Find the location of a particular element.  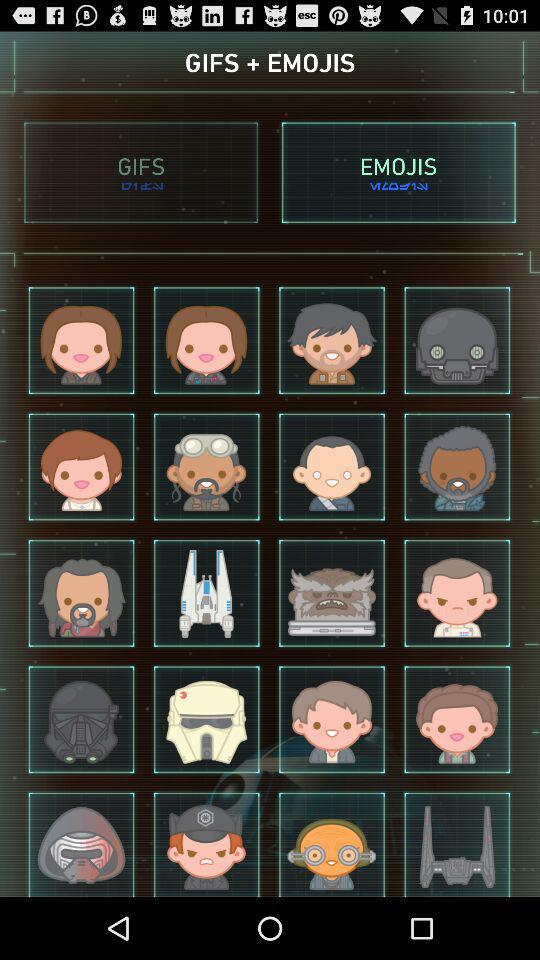

the third emoji from the bottom is located at coordinates (331, 842).